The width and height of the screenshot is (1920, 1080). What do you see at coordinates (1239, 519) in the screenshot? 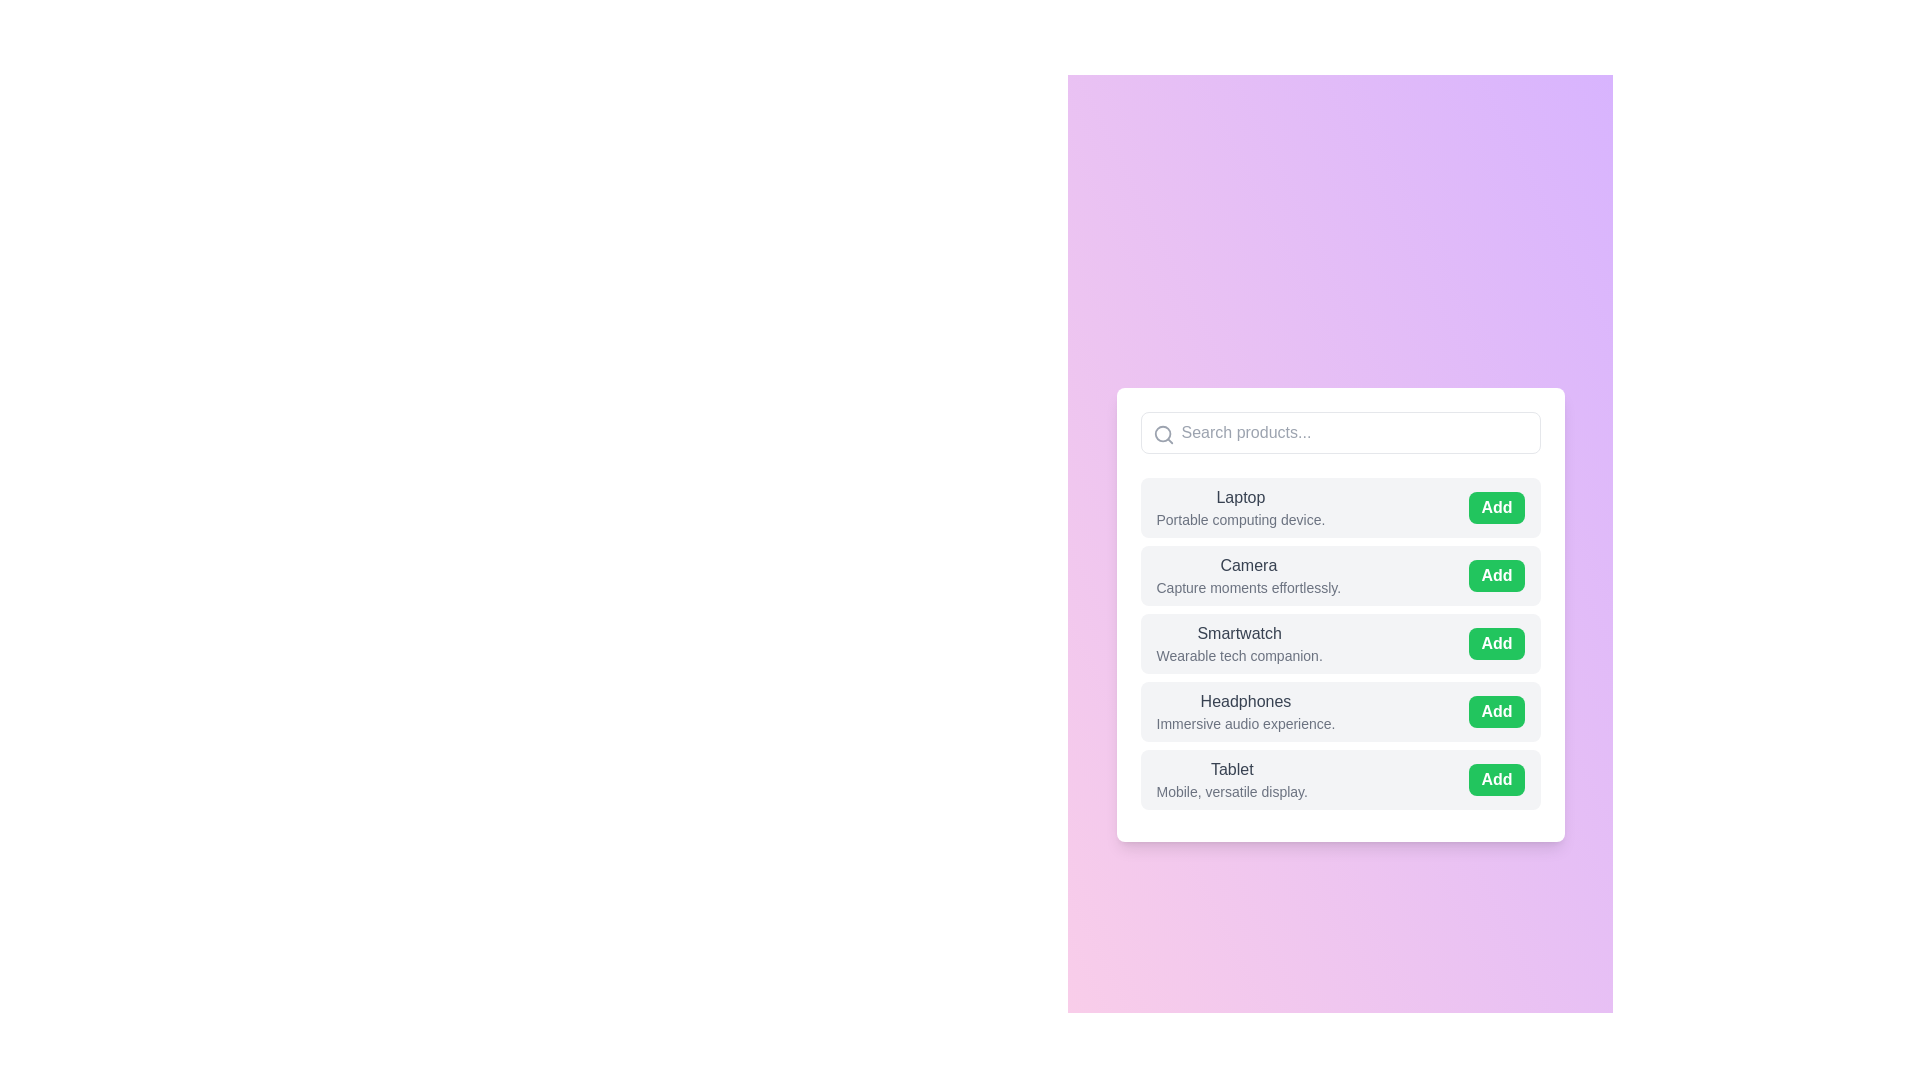
I see `the descriptive text label providing information about the 'Laptop' category, located immediately below the word 'Laptop' in the product categories list` at bounding box center [1239, 519].